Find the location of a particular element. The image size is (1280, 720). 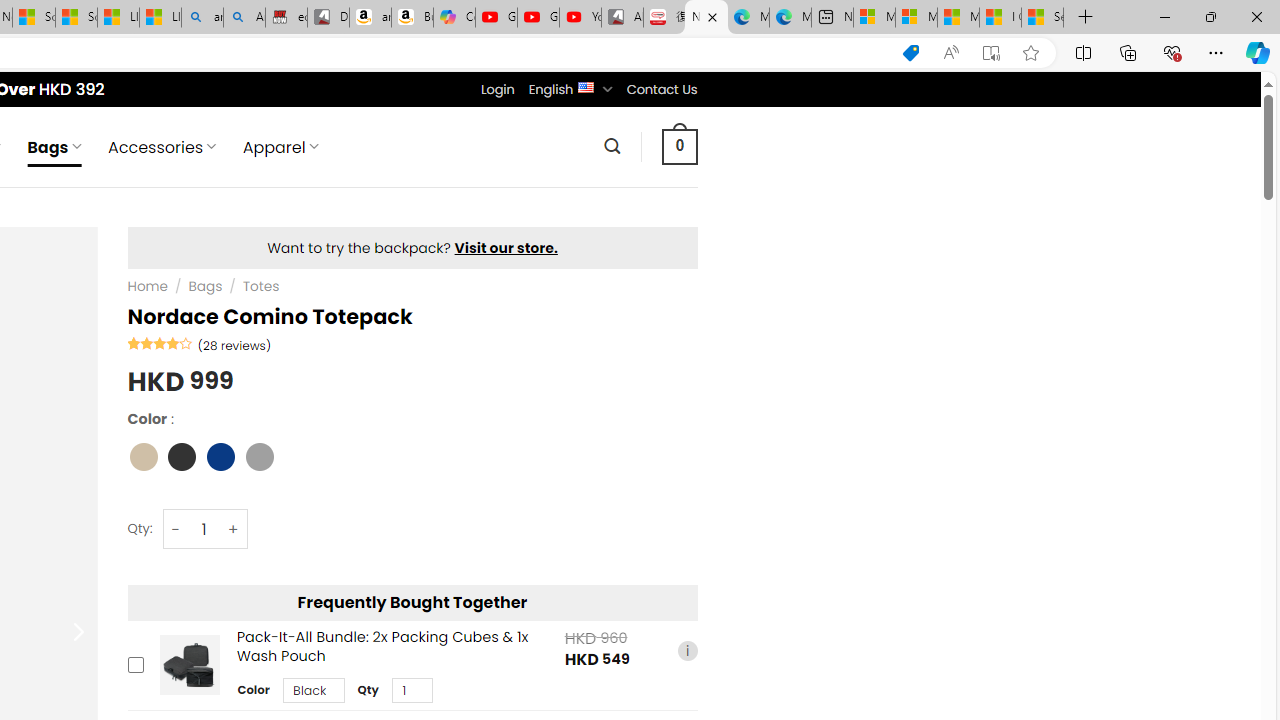

'Gloom - YouTube' is located at coordinates (538, 17).